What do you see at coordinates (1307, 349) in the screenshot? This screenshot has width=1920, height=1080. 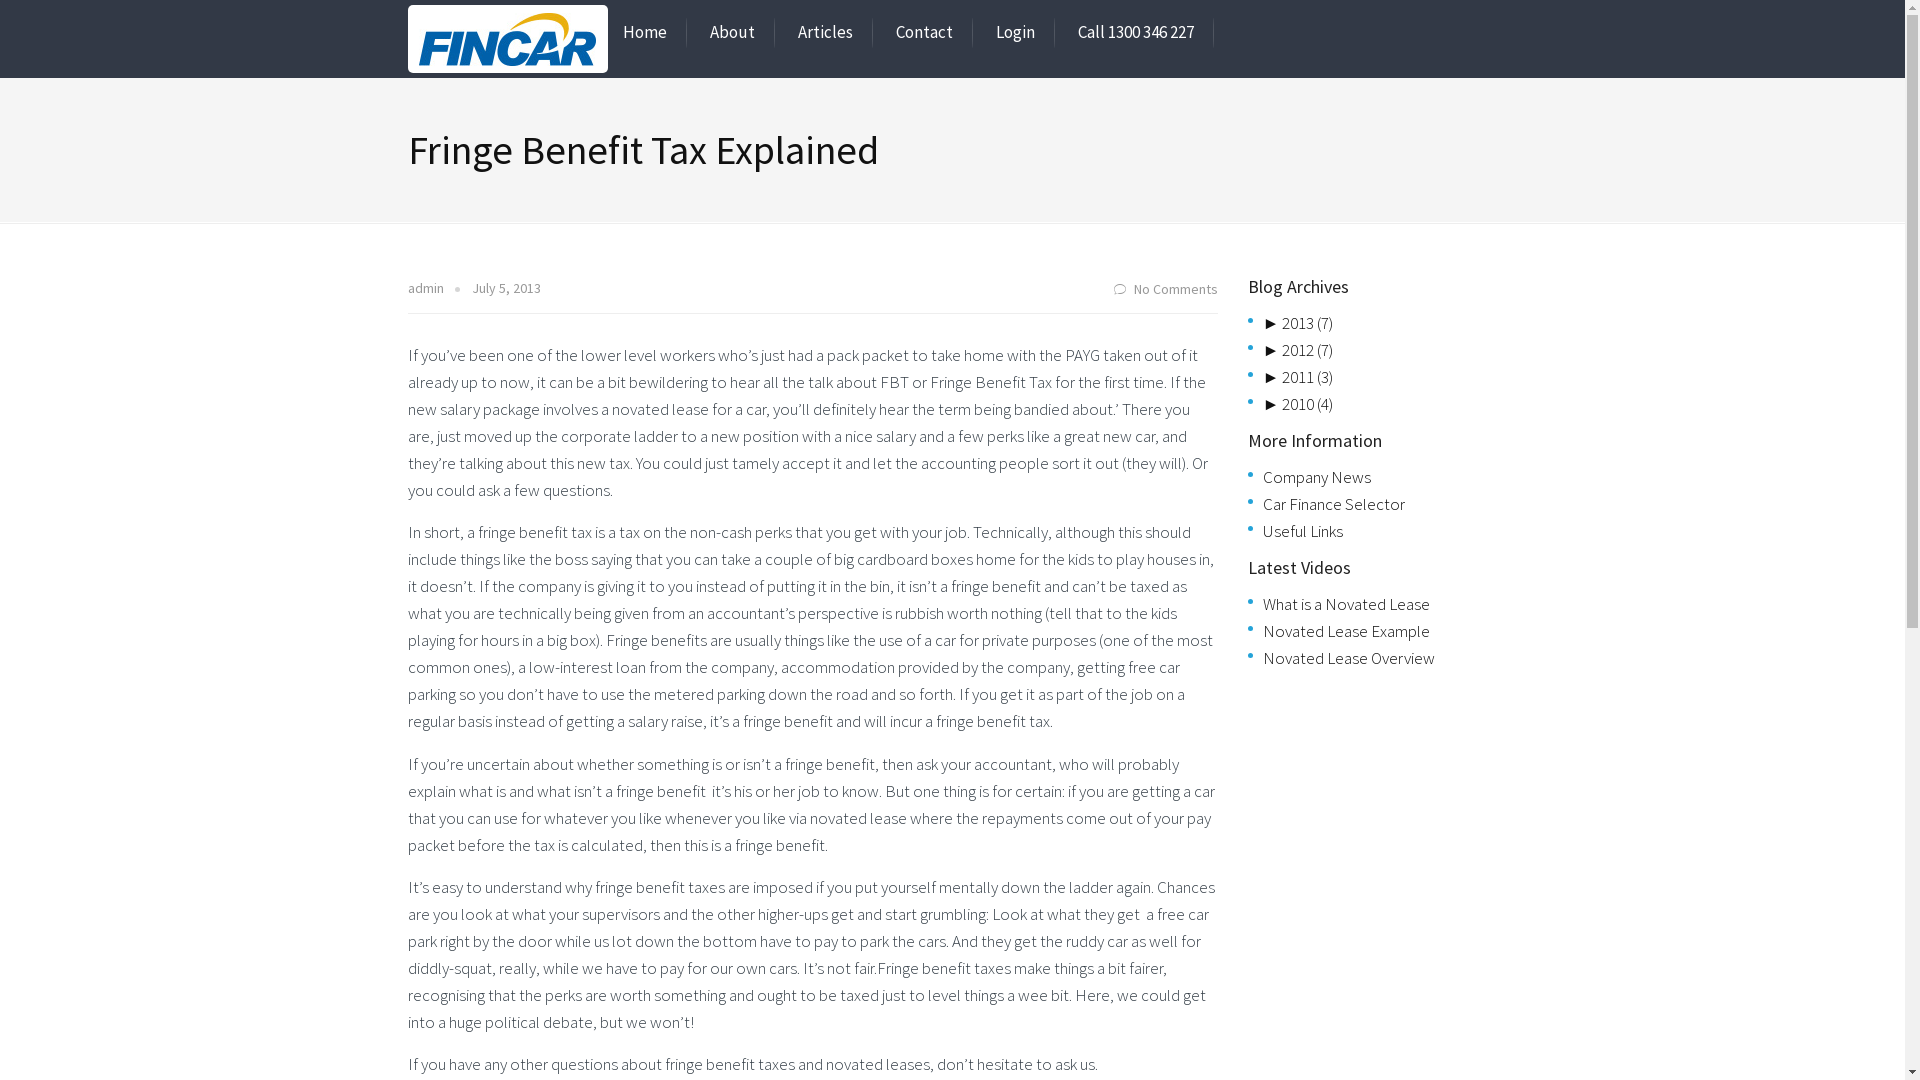 I see `'2012 (7)'` at bounding box center [1307, 349].